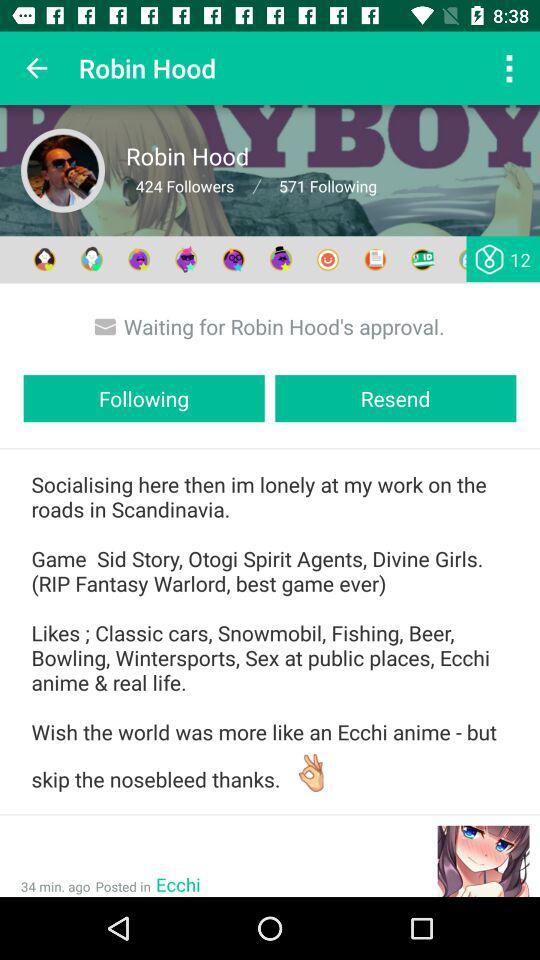 The image size is (540, 960). Describe the element at coordinates (280, 258) in the screenshot. I see `the sixth icon from the row of icons` at that location.